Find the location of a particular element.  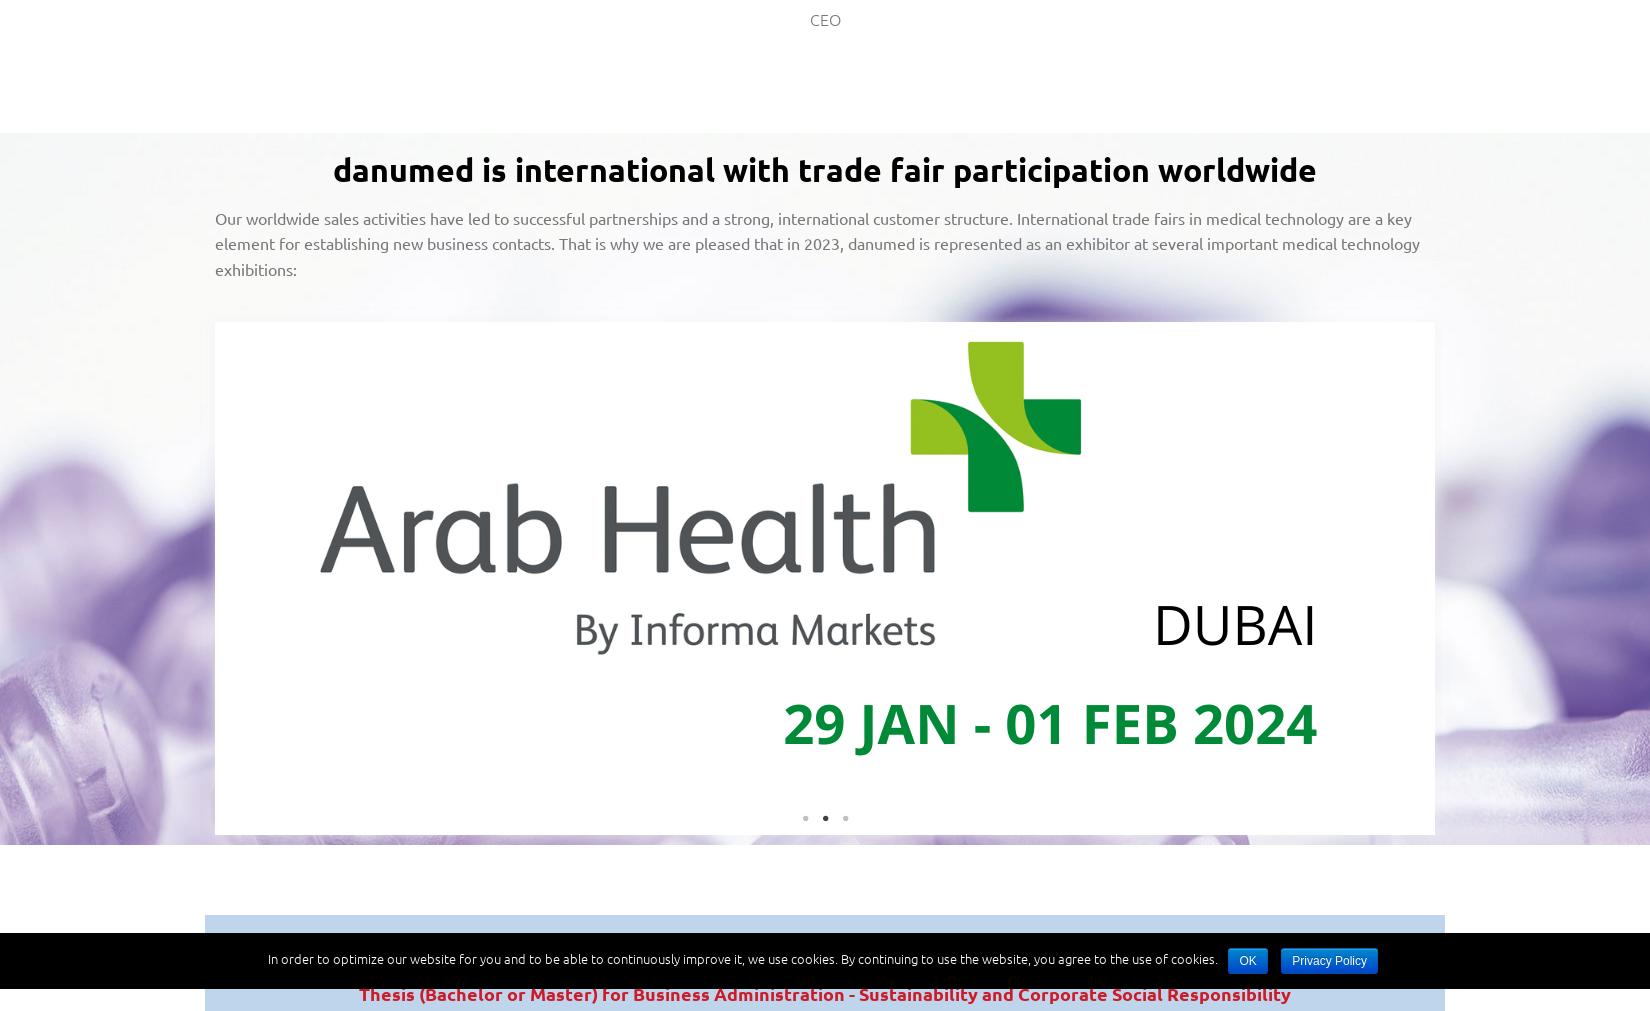

'OPEN VACANCIES' is located at coordinates (825, 944).